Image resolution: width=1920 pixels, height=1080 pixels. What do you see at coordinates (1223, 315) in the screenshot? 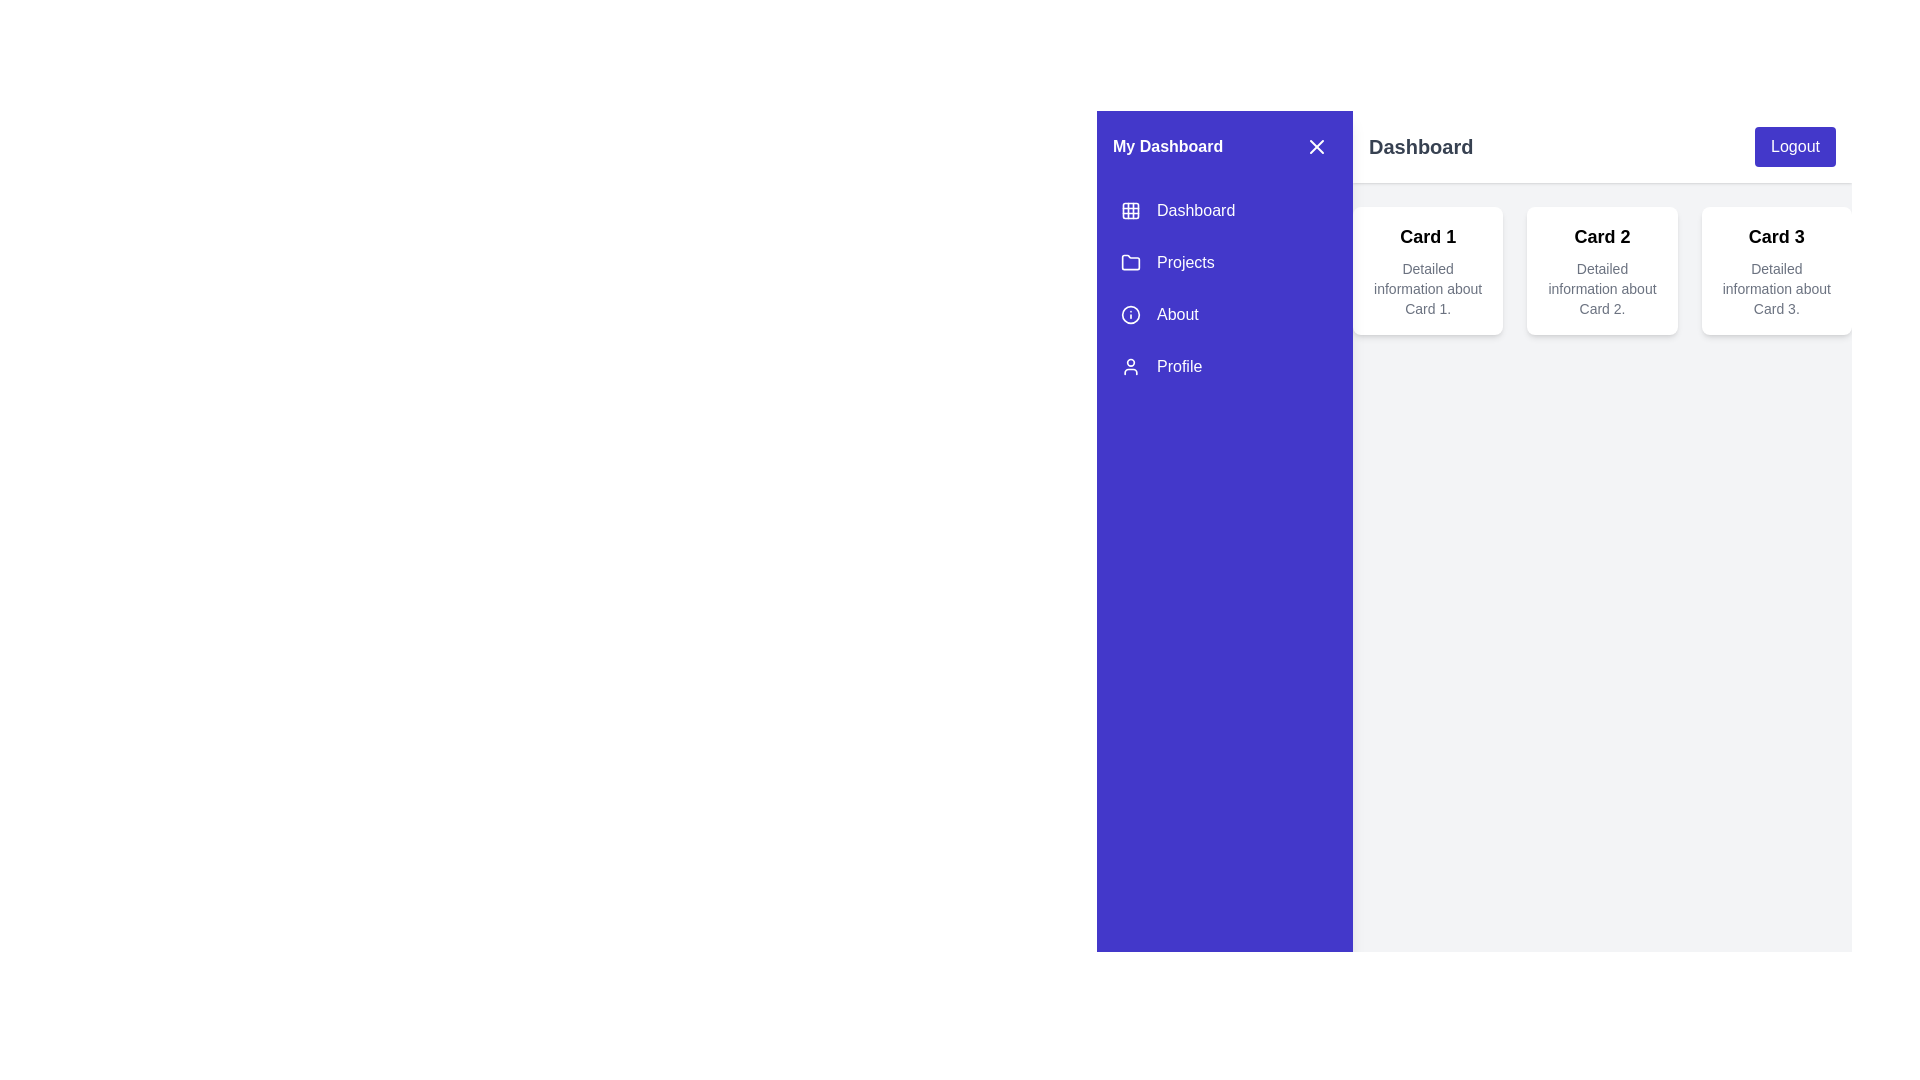
I see `the 'About' button in the vertical navigation menu to change its background color, which is the third option below 'Dashboard' and above 'Profile'` at bounding box center [1223, 315].